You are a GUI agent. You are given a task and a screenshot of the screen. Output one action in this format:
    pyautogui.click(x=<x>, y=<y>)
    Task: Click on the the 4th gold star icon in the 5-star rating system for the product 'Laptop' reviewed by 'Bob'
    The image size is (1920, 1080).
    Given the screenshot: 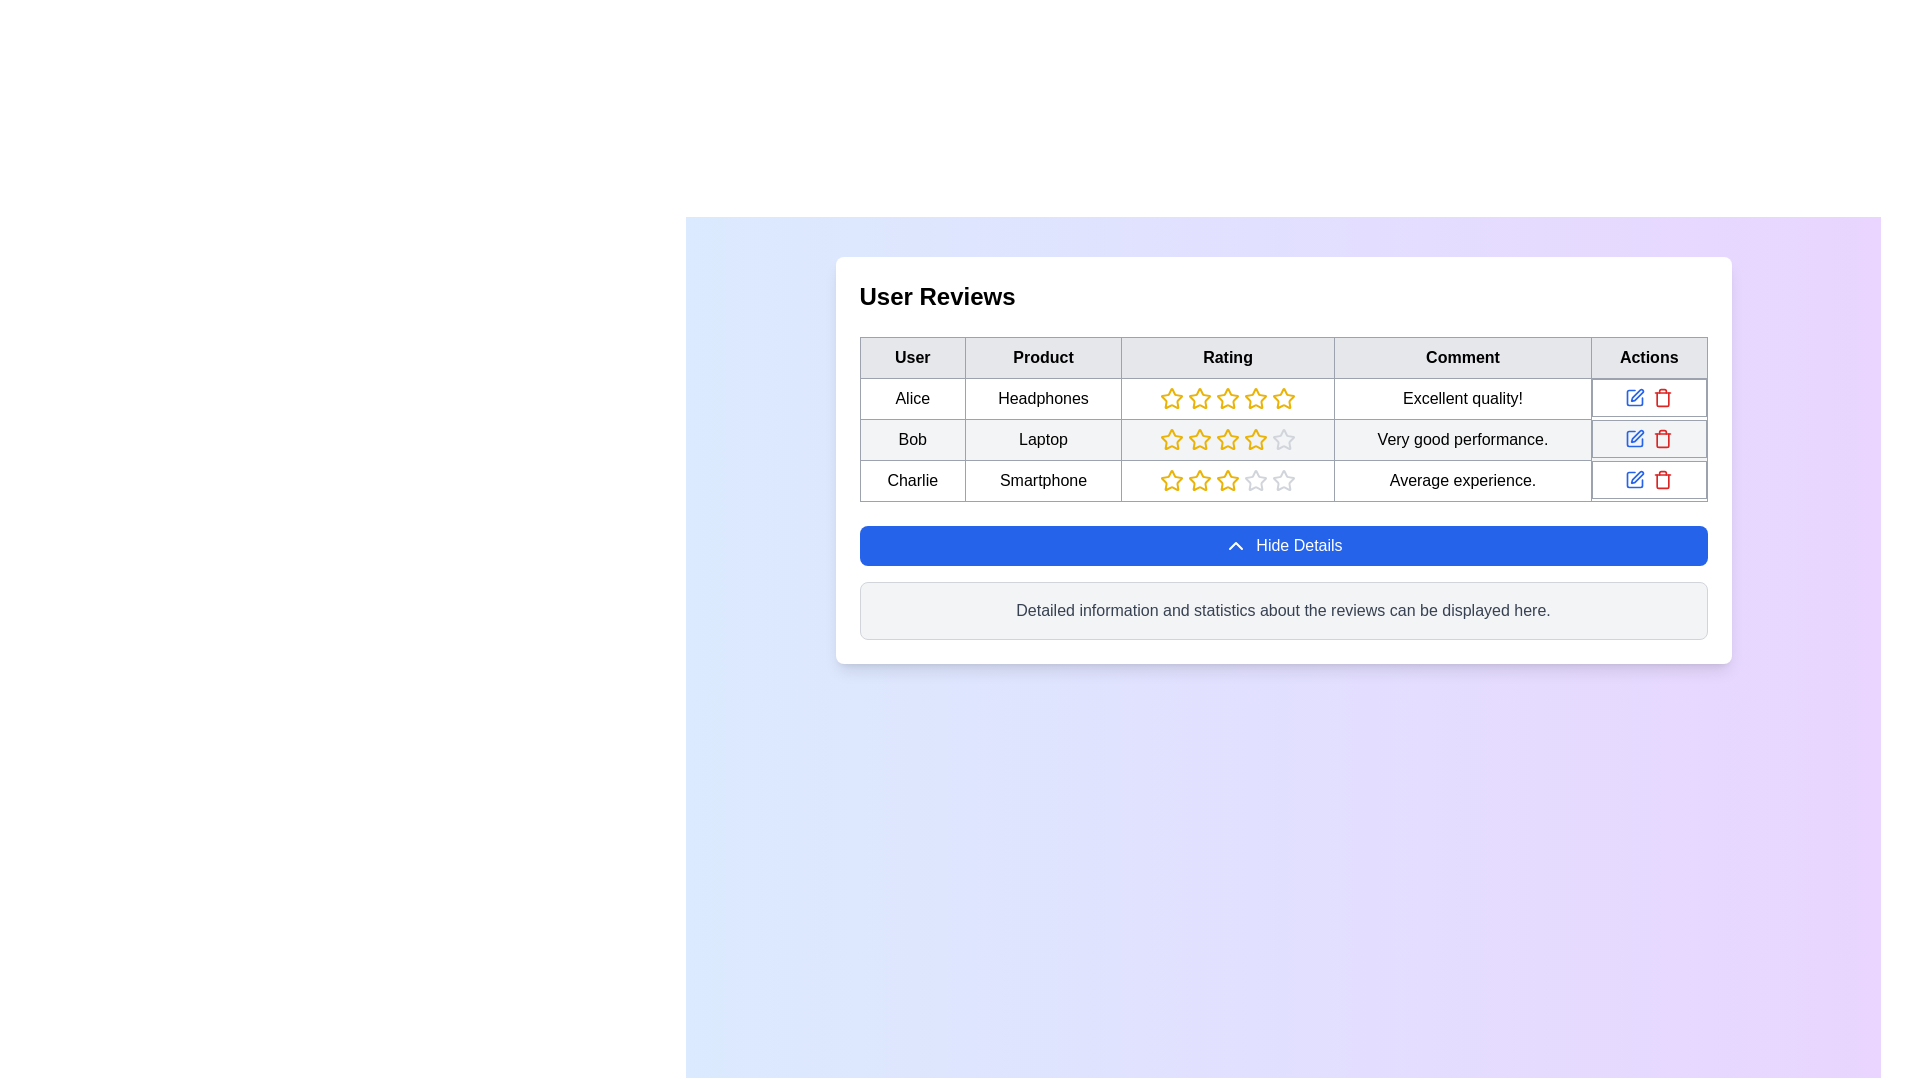 What is the action you would take?
    pyautogui.click(x=1255, y=438)
    